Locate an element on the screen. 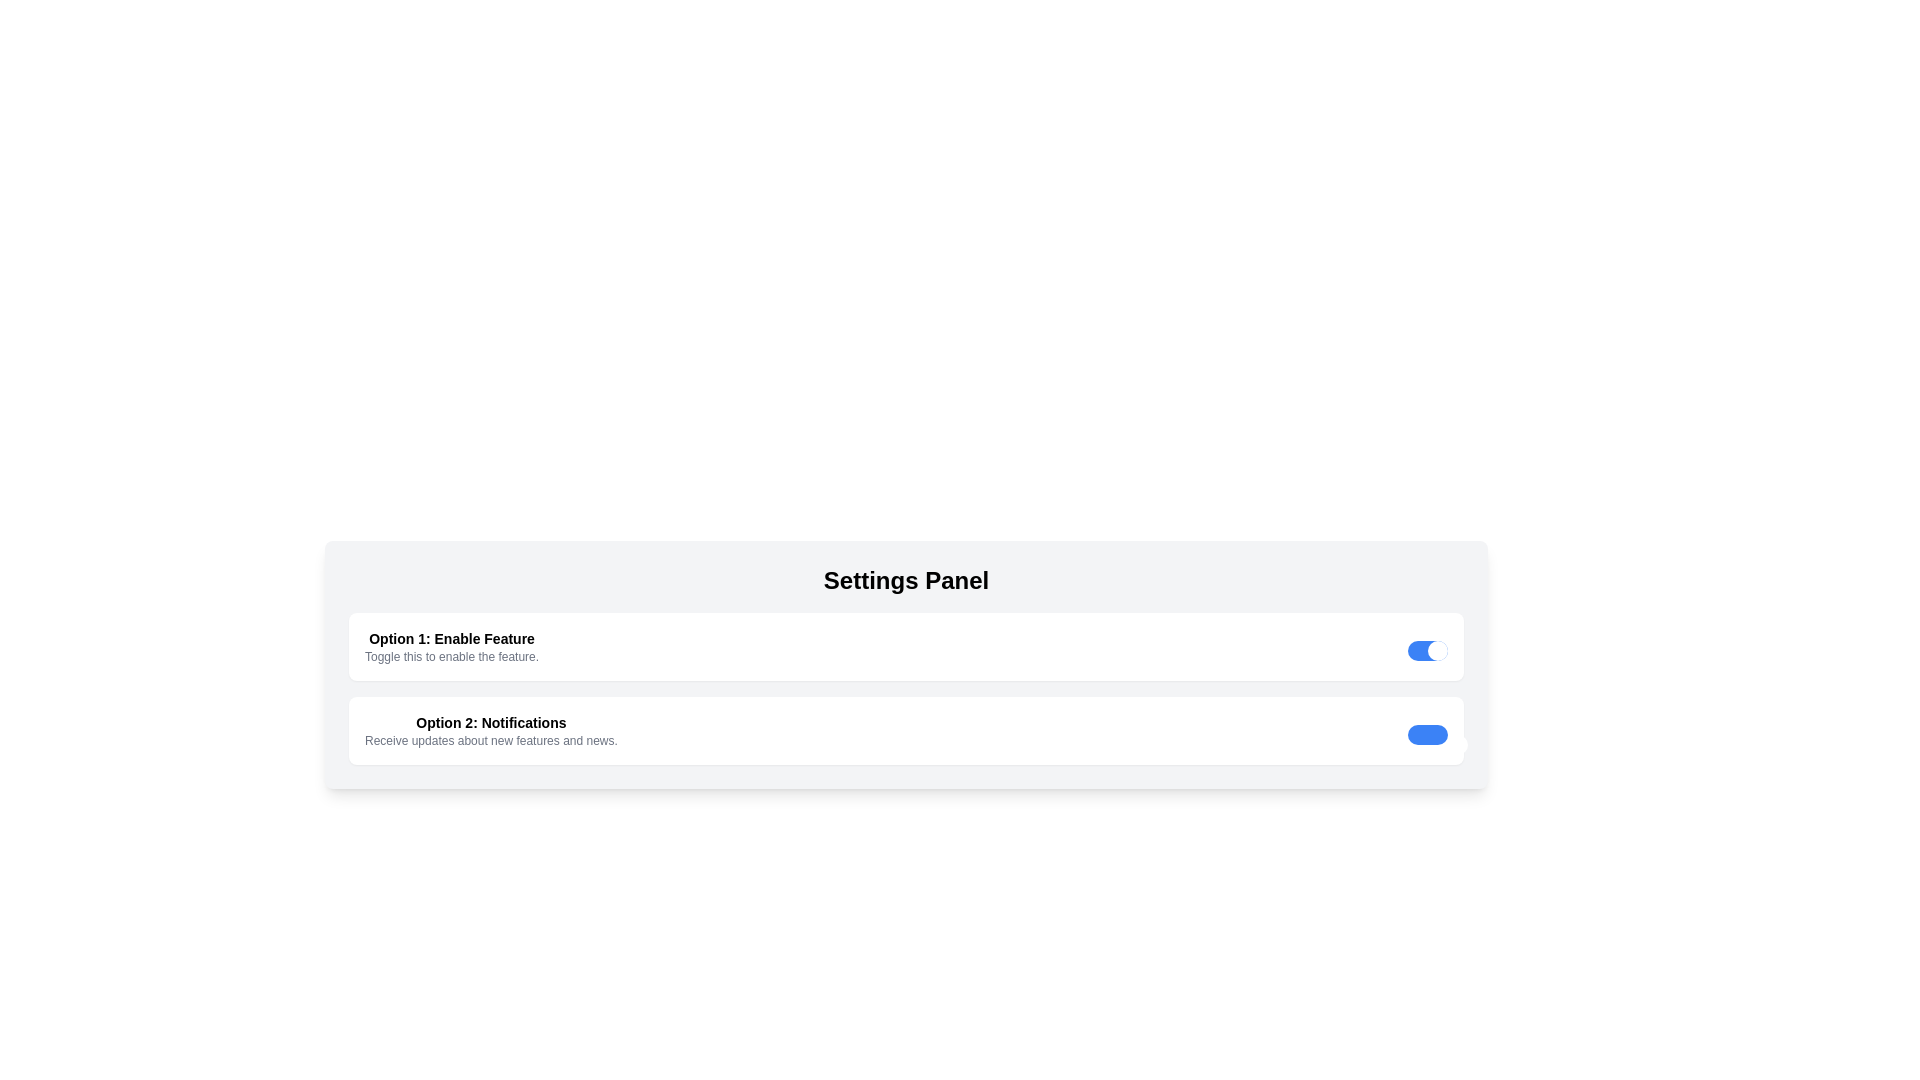 Image resolution: width=1920 pixels, height=1080 pixels. the Text Block that displays information about the notification setting option, located below 'Option 1: Enable Feature' and next to a blue toggle switch is located at coordinates (491, 731).